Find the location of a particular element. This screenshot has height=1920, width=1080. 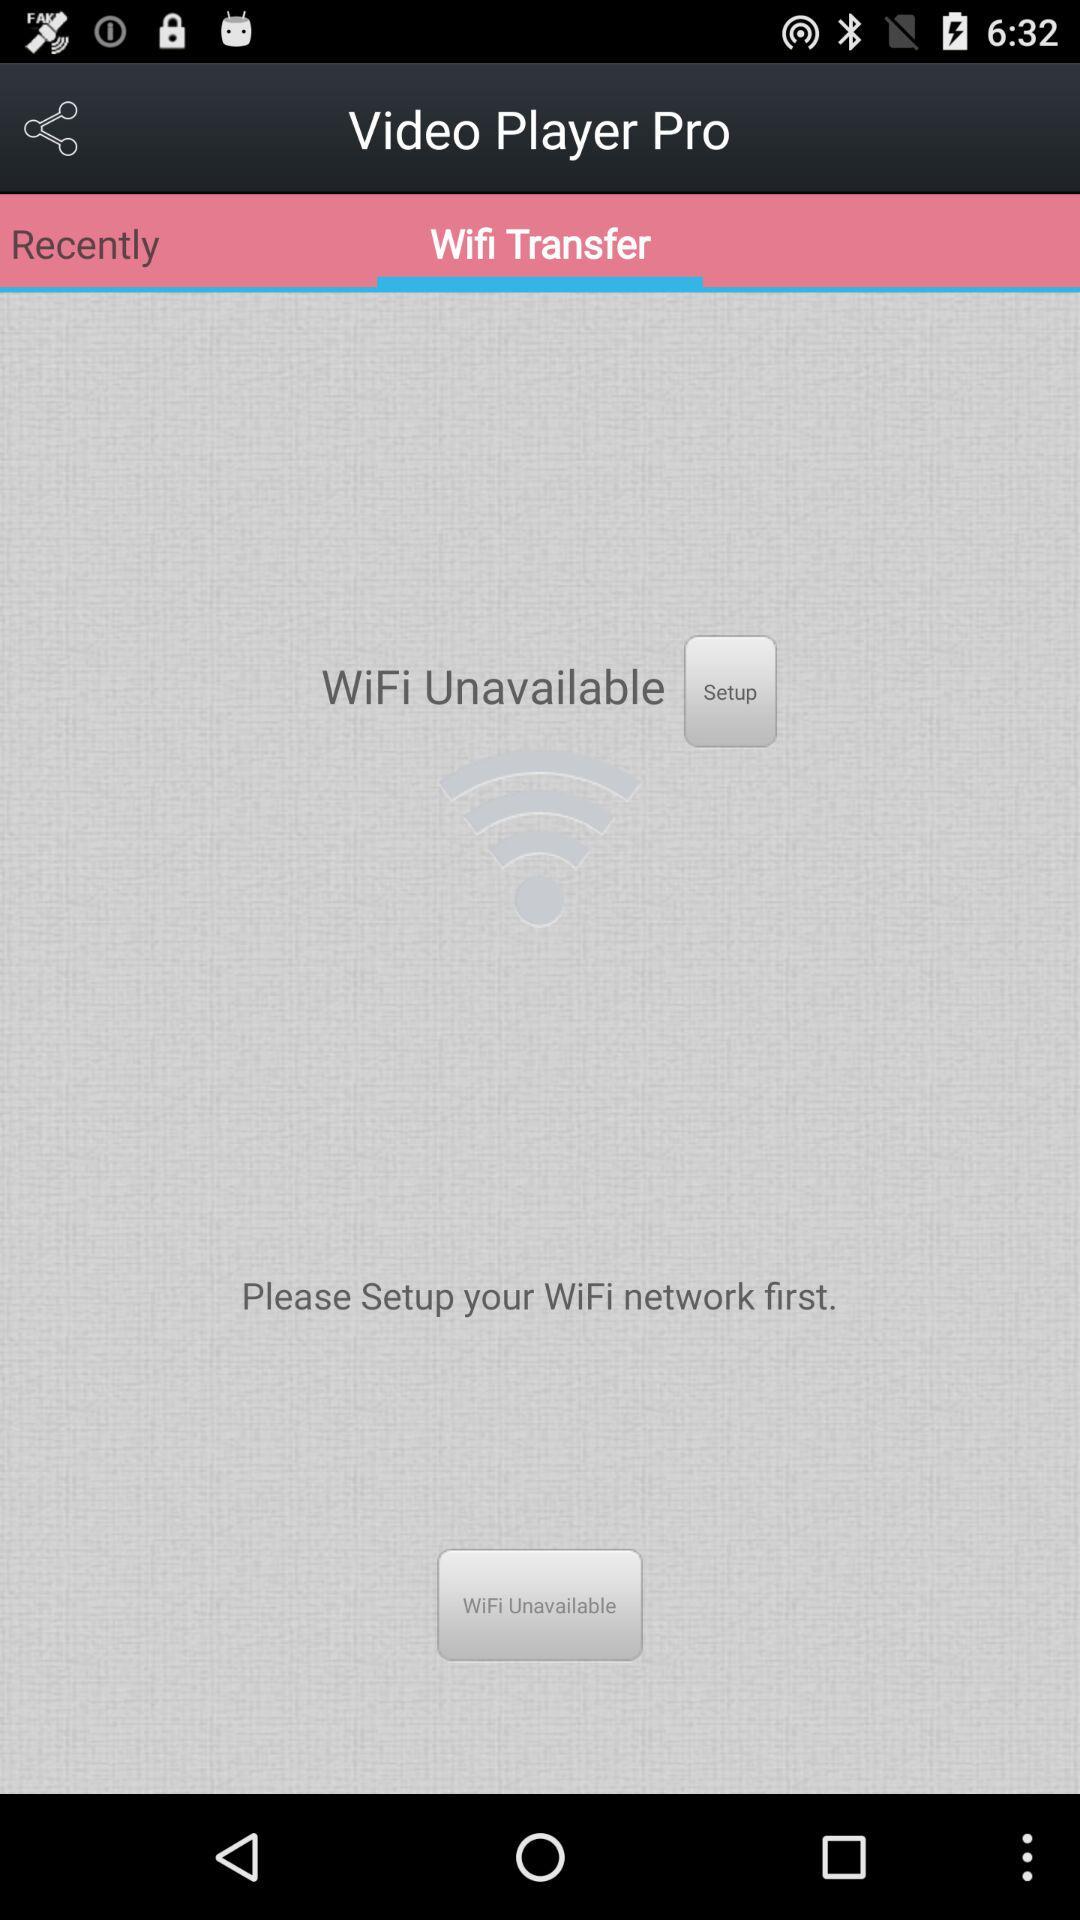

wifi option is located at coordinates (538, 838).